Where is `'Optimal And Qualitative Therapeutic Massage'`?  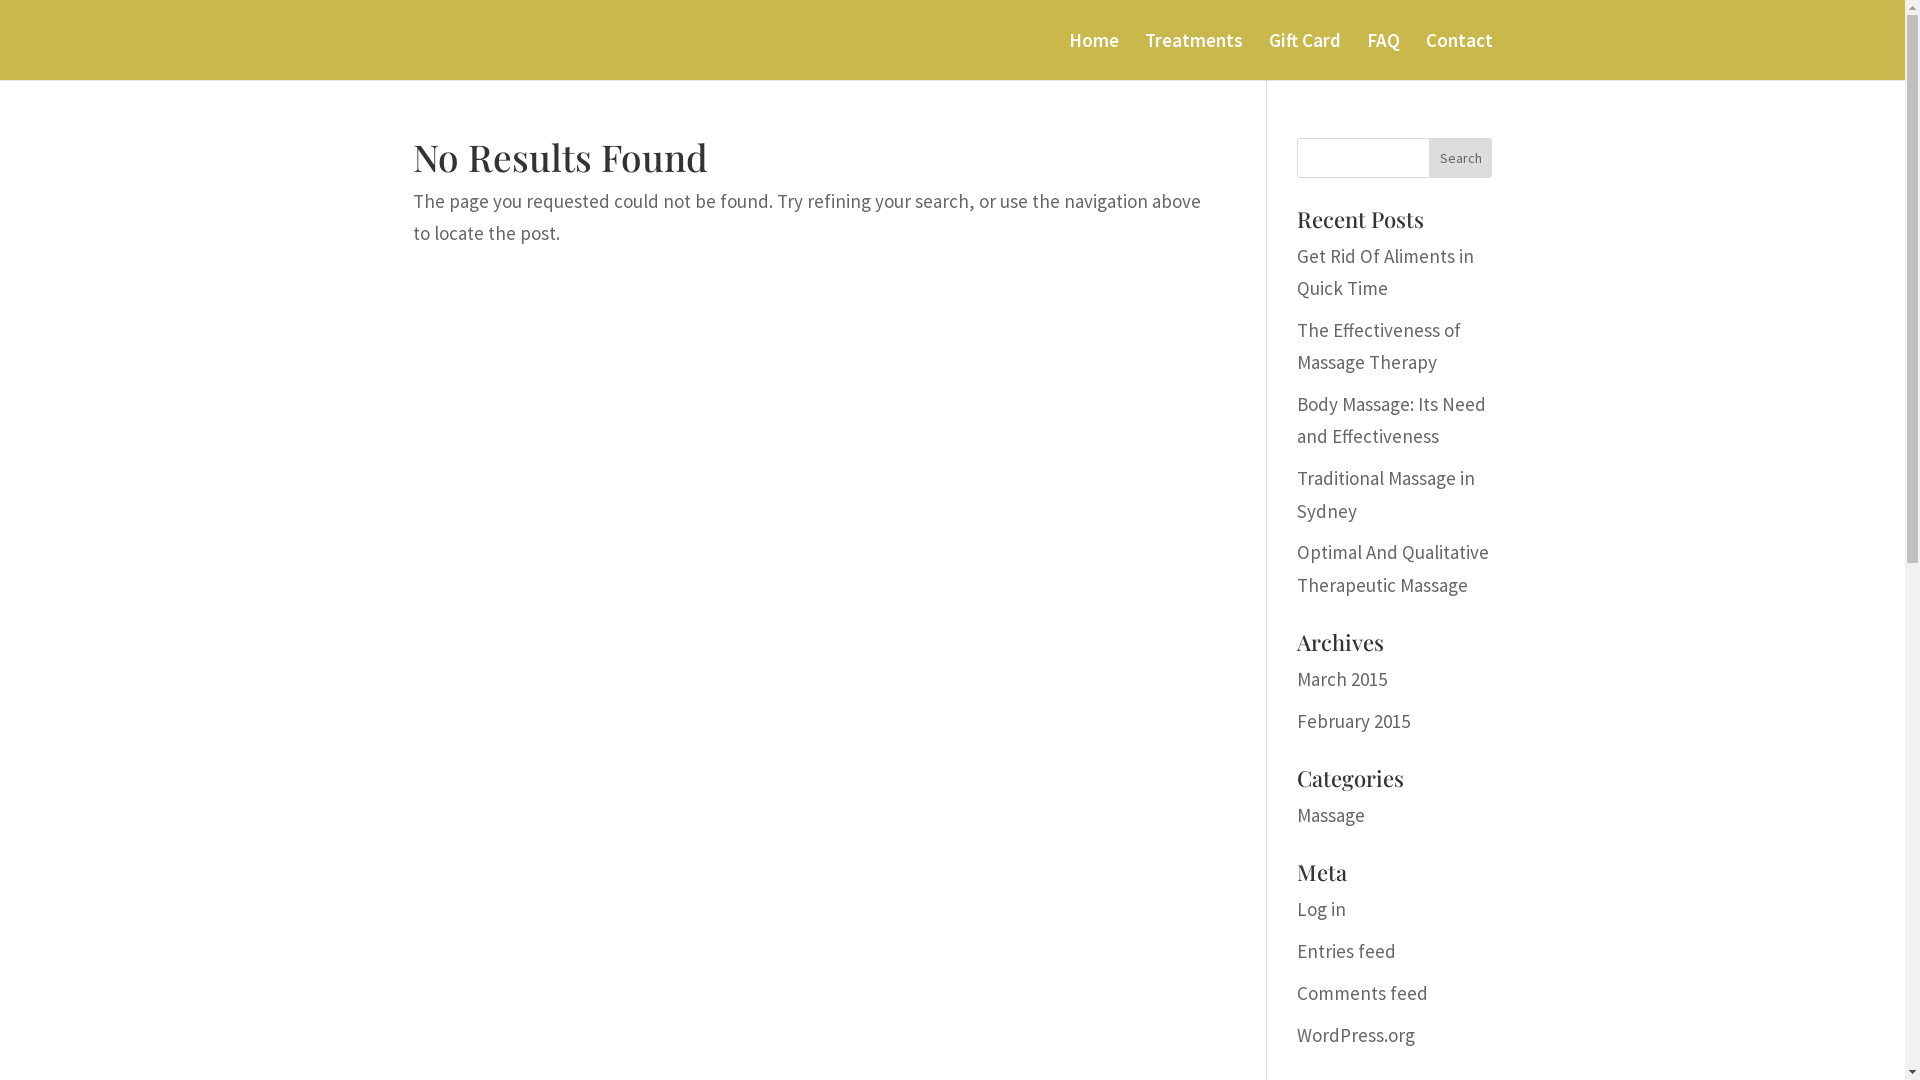 'Optimal And Qualitative Therapeutic Massage' is located at coordinates (1391, 567).